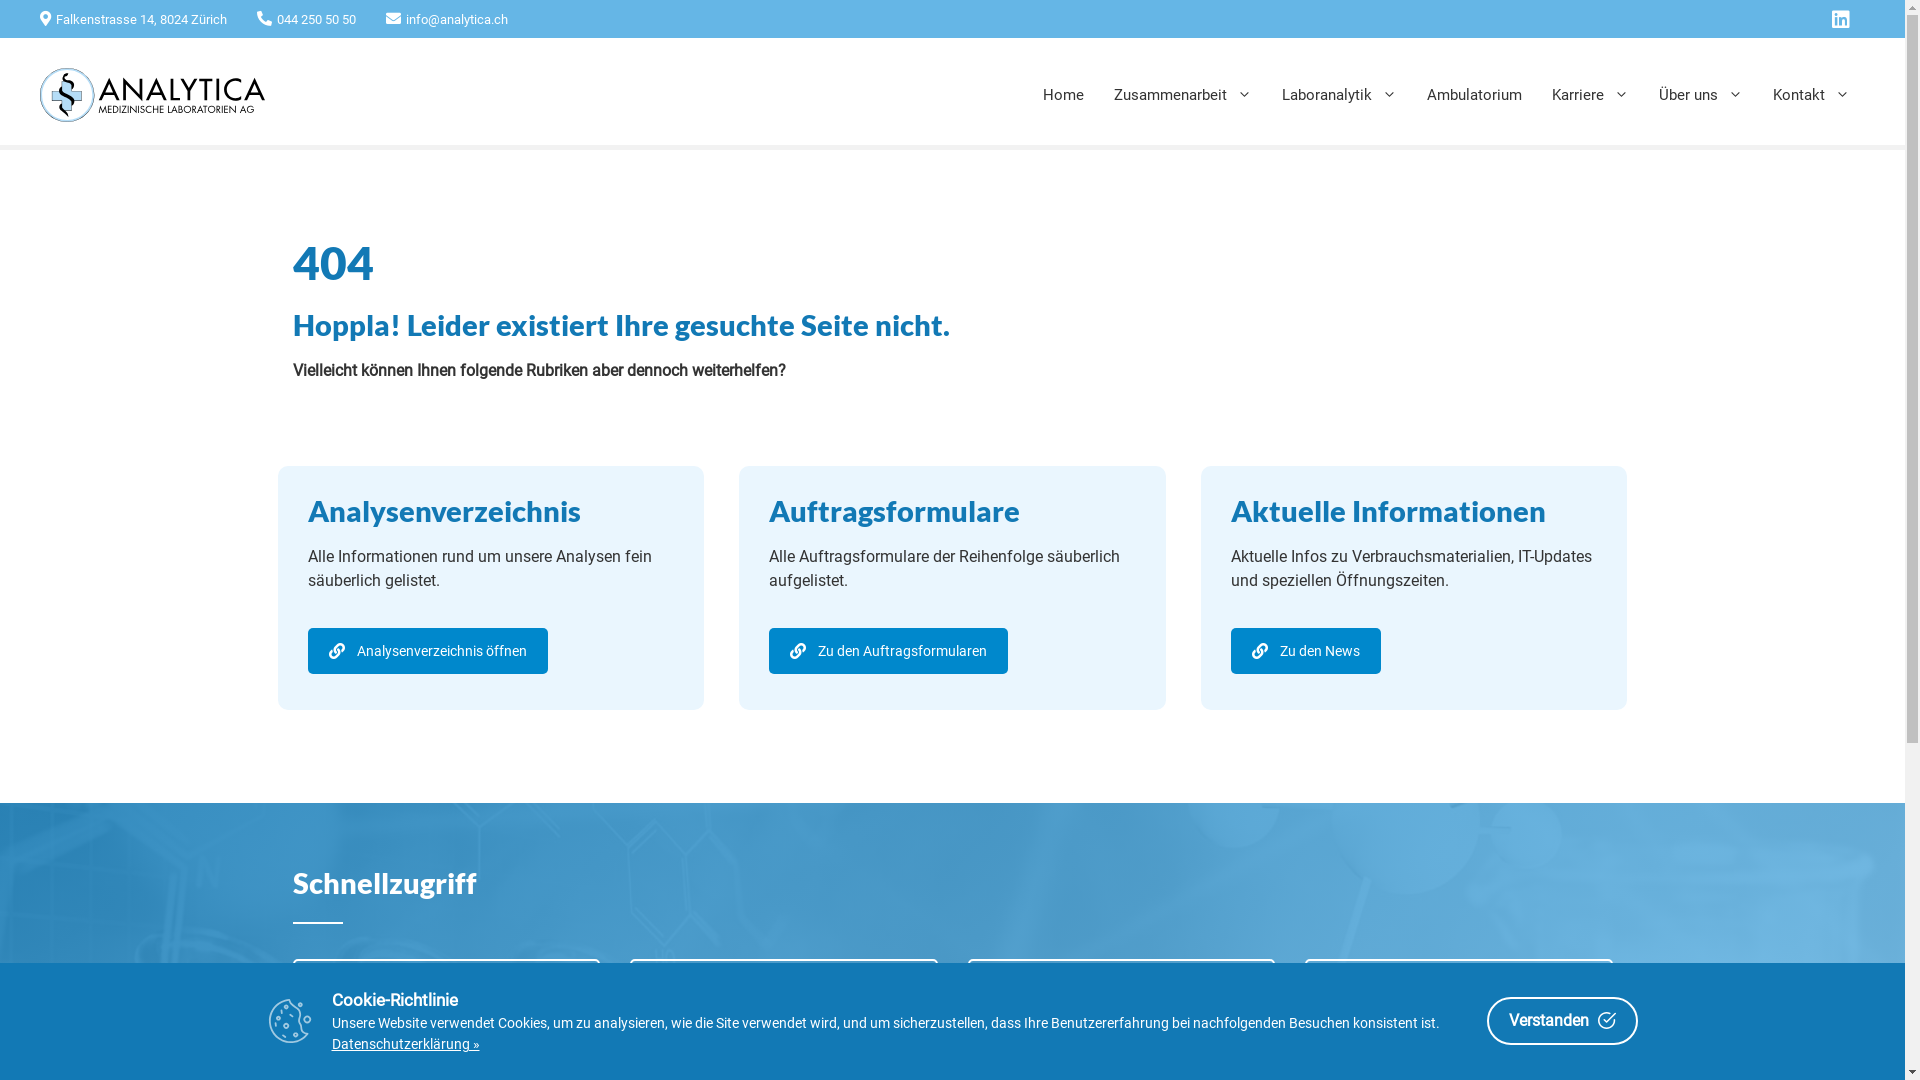 This screenshot has width=1920, height=1080. What do you see at coordinates (305, 19) in the screenshot?
I see `'044 250 50 50'` at bounding box center [305, 19].